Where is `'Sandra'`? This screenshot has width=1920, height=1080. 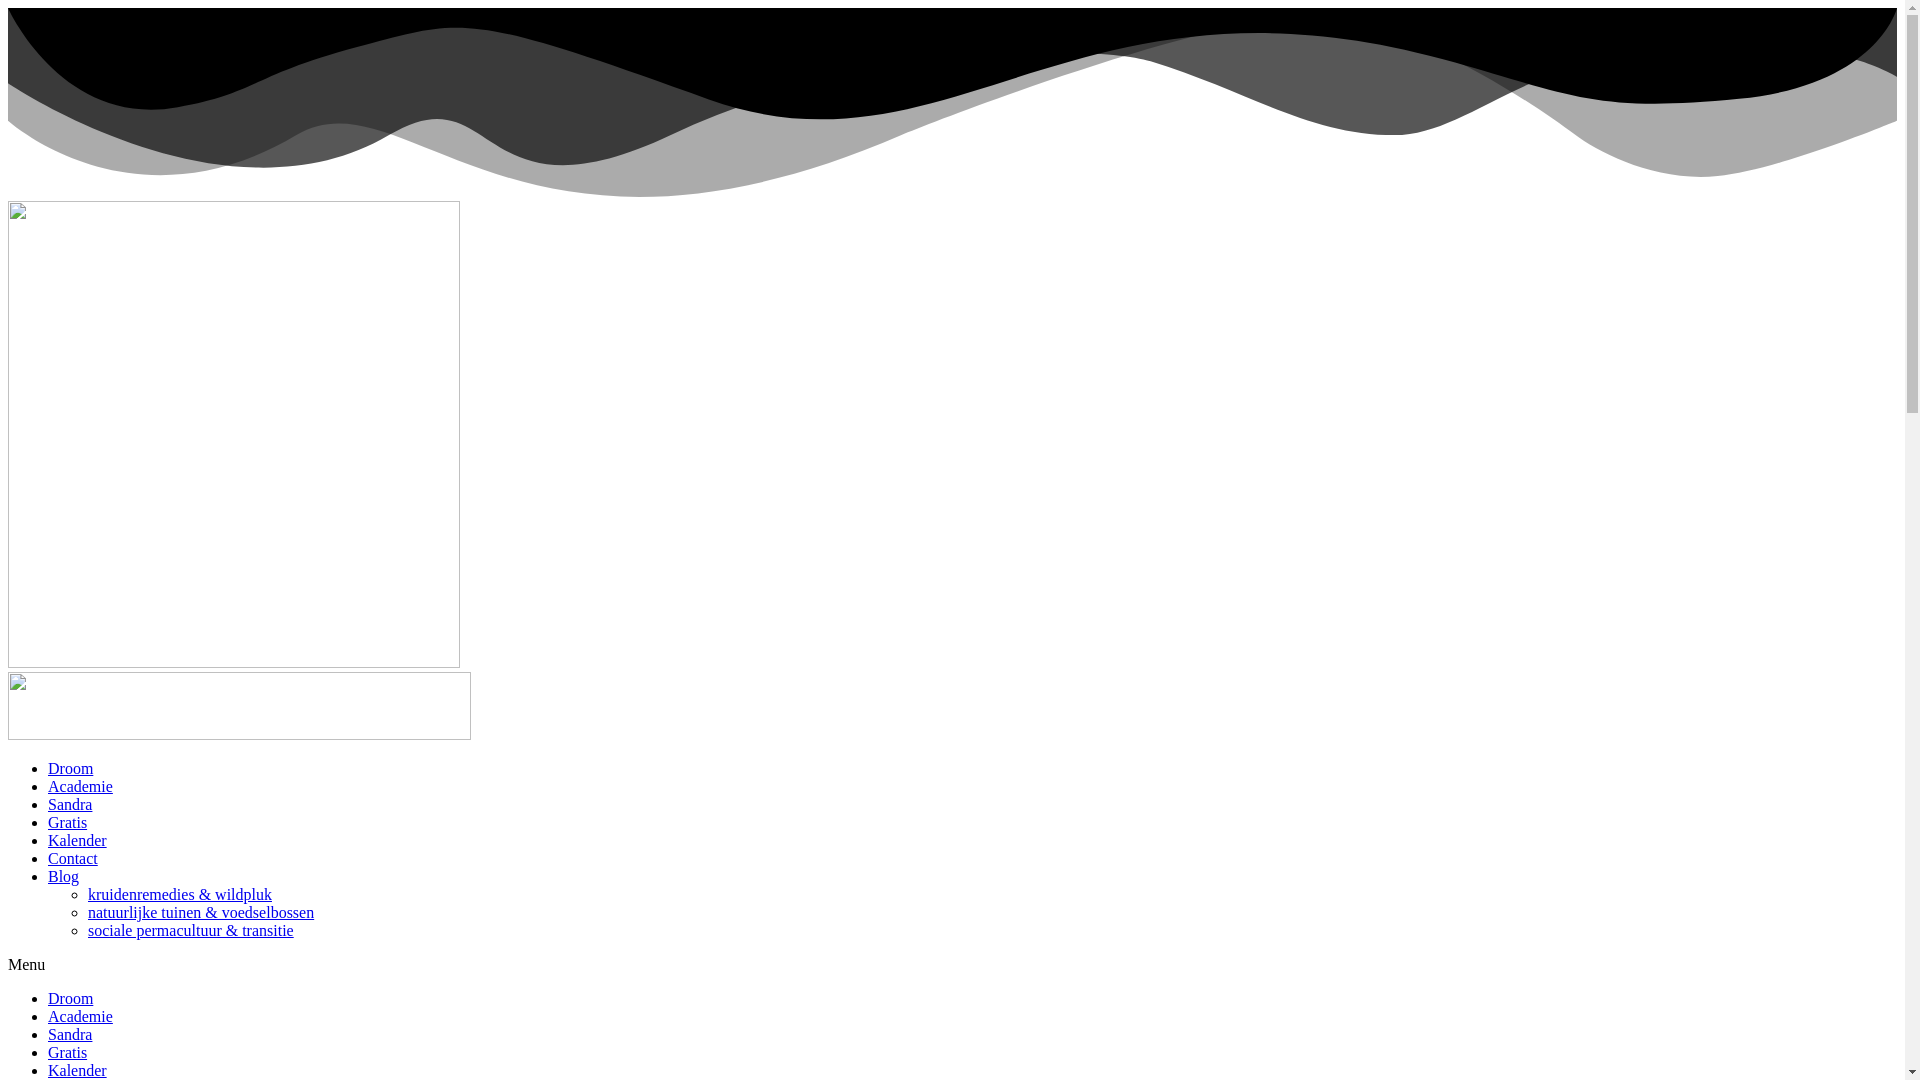 'Sandra' is located at coordinates (70, 803).